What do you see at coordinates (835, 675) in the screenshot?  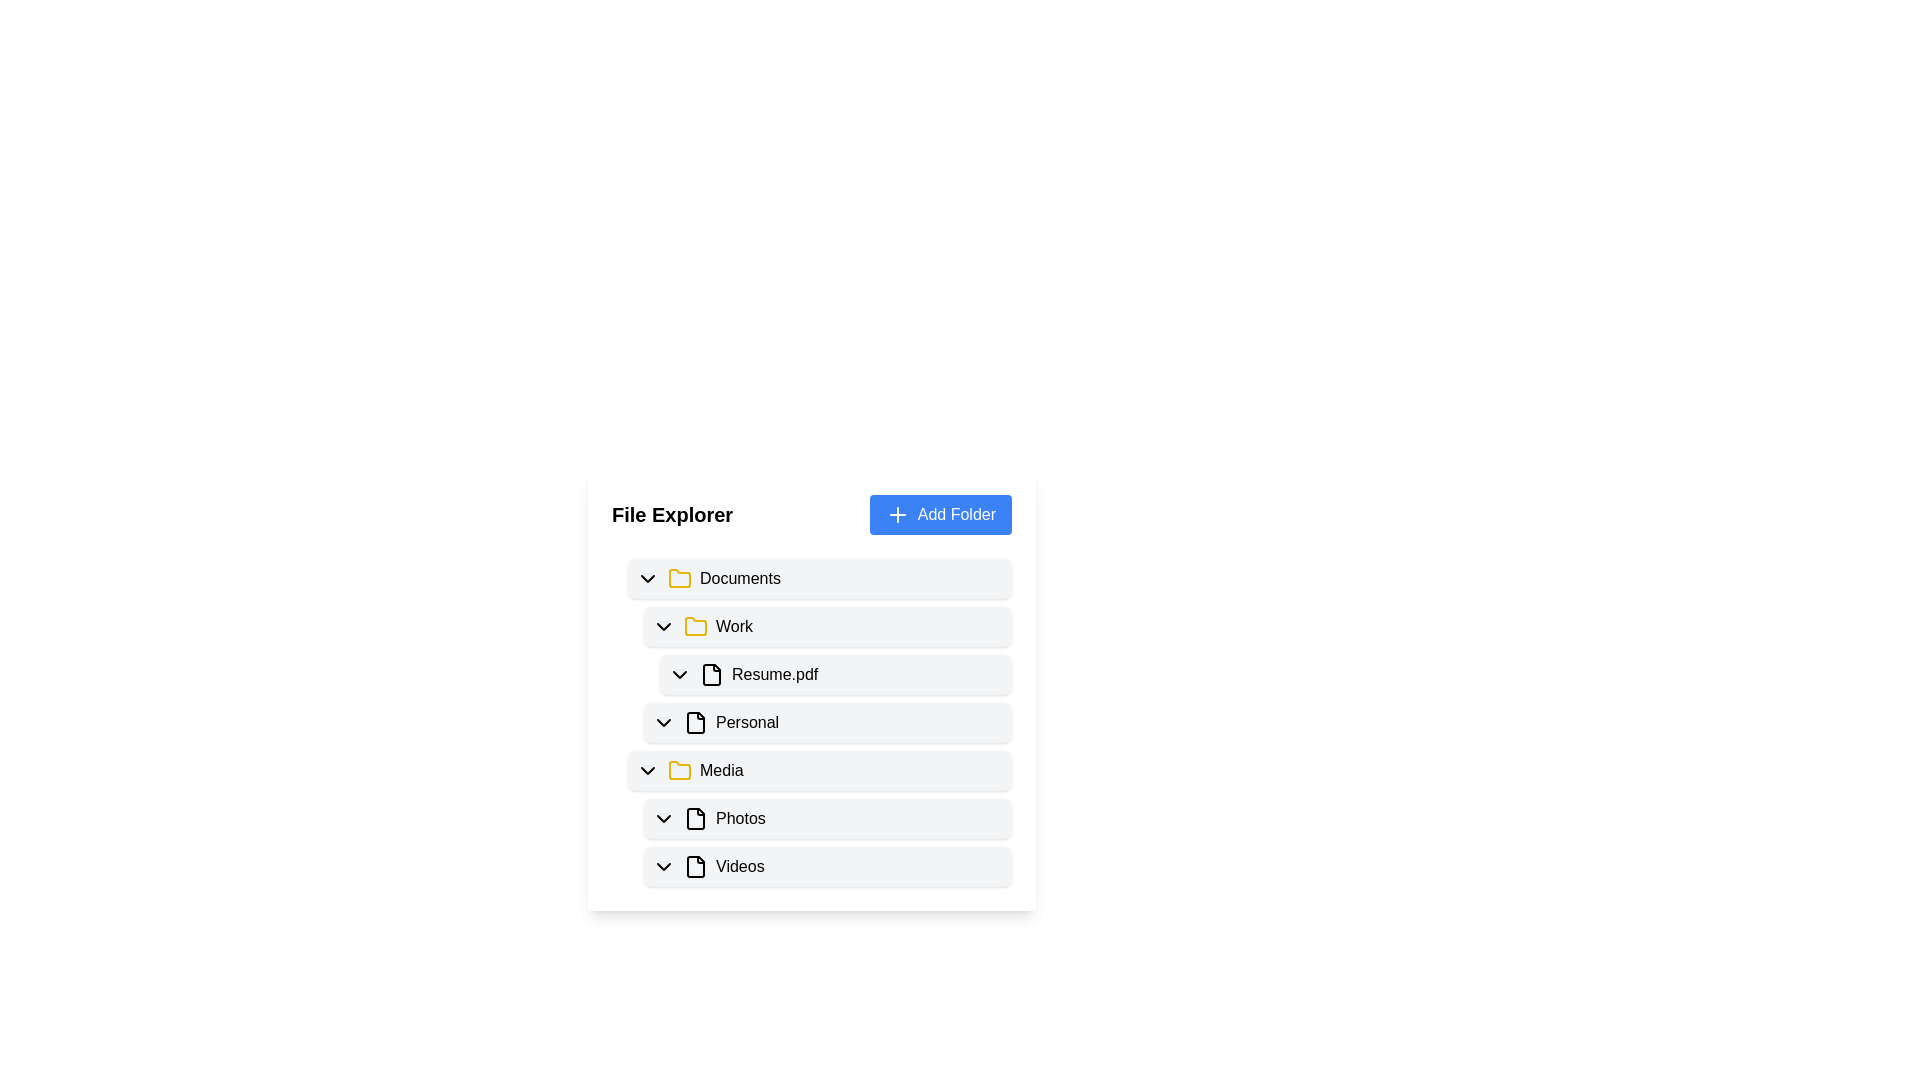 I see `the third file item labeled 'Resume.pdf' within the 'Work' folder in the file explorer` at bounding box center [835, 675].